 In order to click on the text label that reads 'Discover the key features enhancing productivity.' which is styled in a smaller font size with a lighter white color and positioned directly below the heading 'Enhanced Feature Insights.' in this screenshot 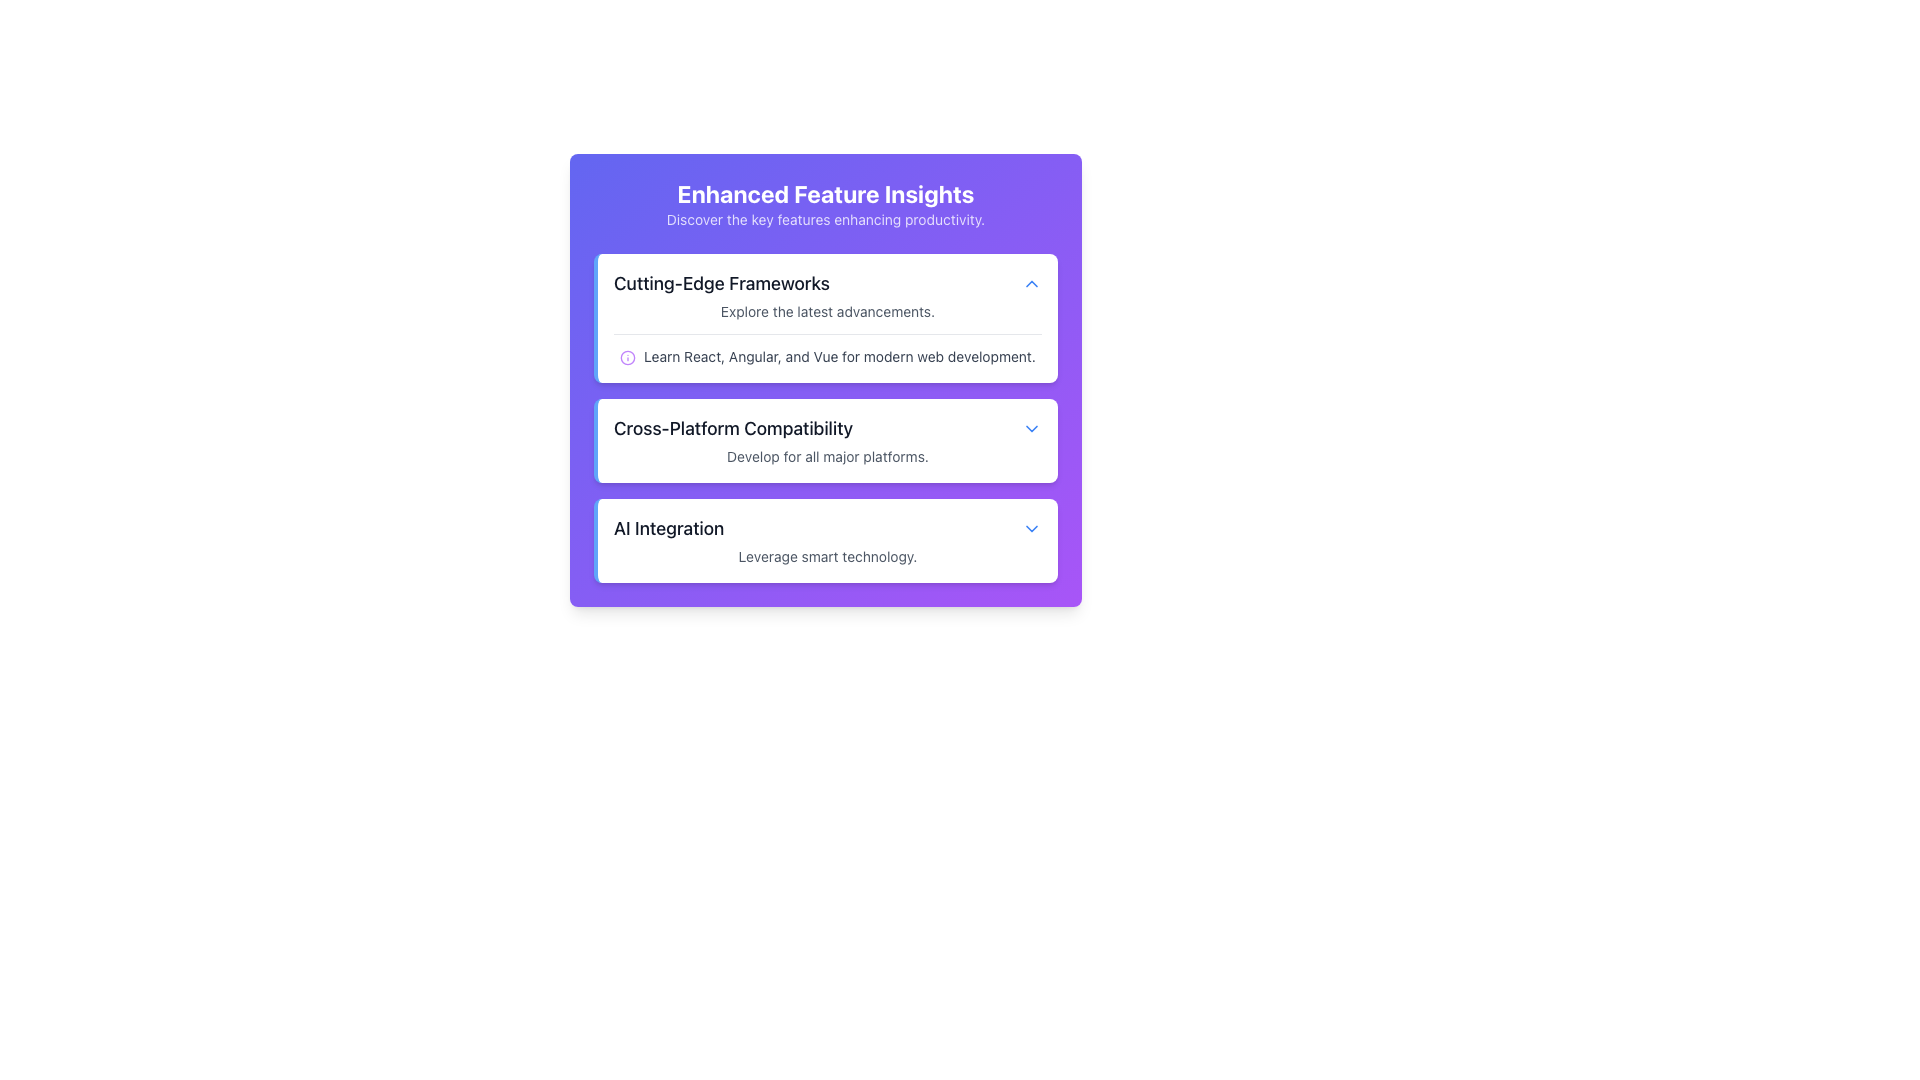, I will do `click(825, 219)`.